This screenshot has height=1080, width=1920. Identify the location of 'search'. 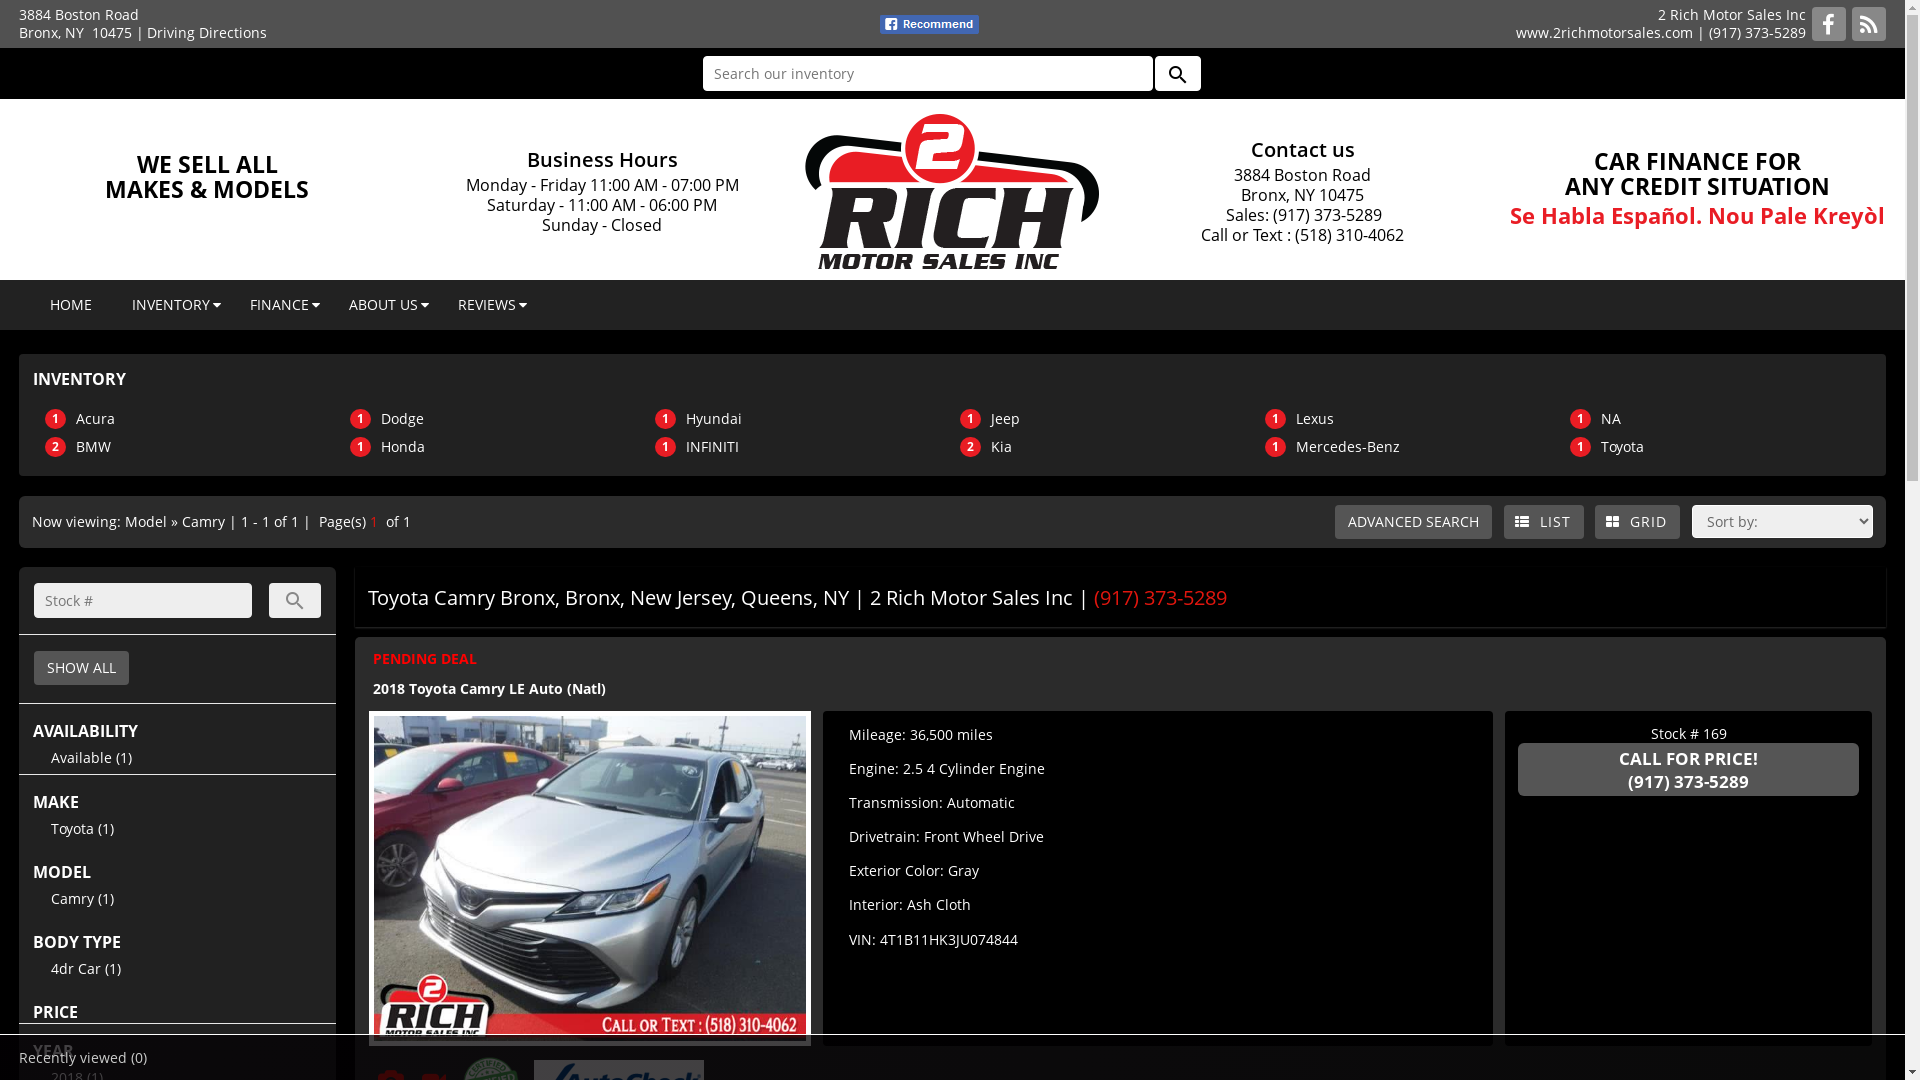
(267, 599).